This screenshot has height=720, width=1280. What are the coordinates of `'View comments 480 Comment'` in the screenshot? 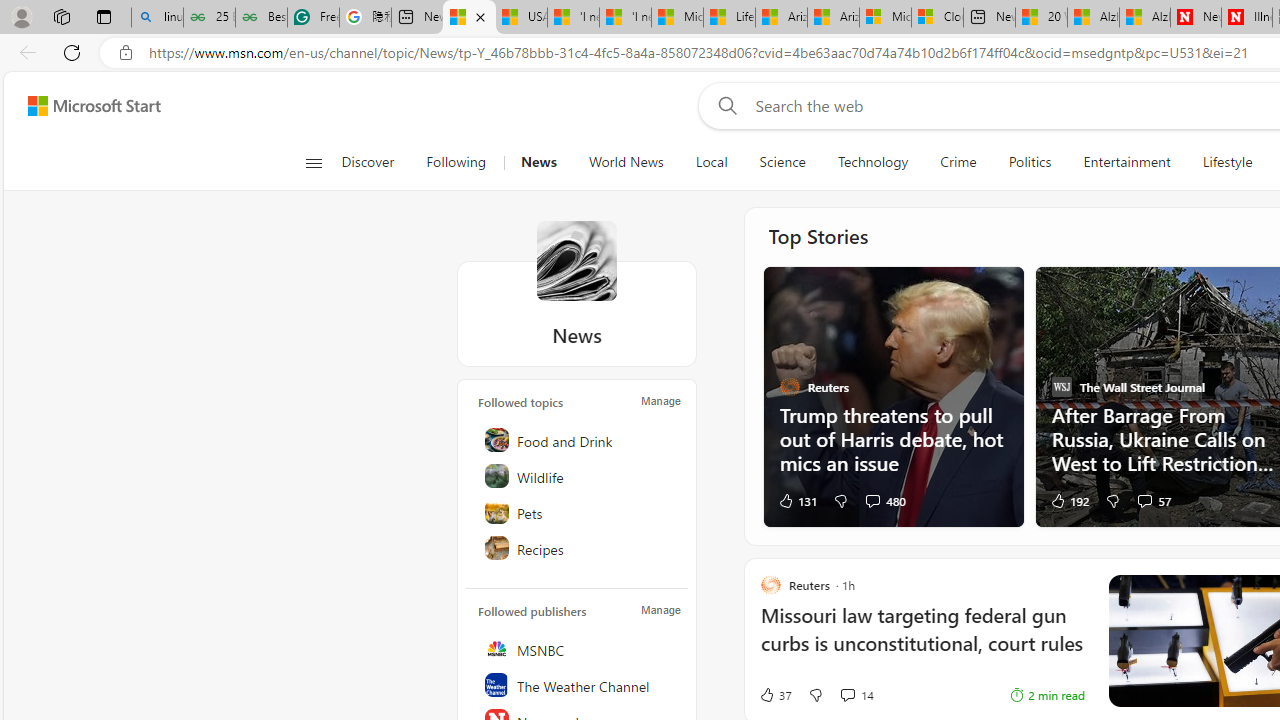 It's located at (872, 499).